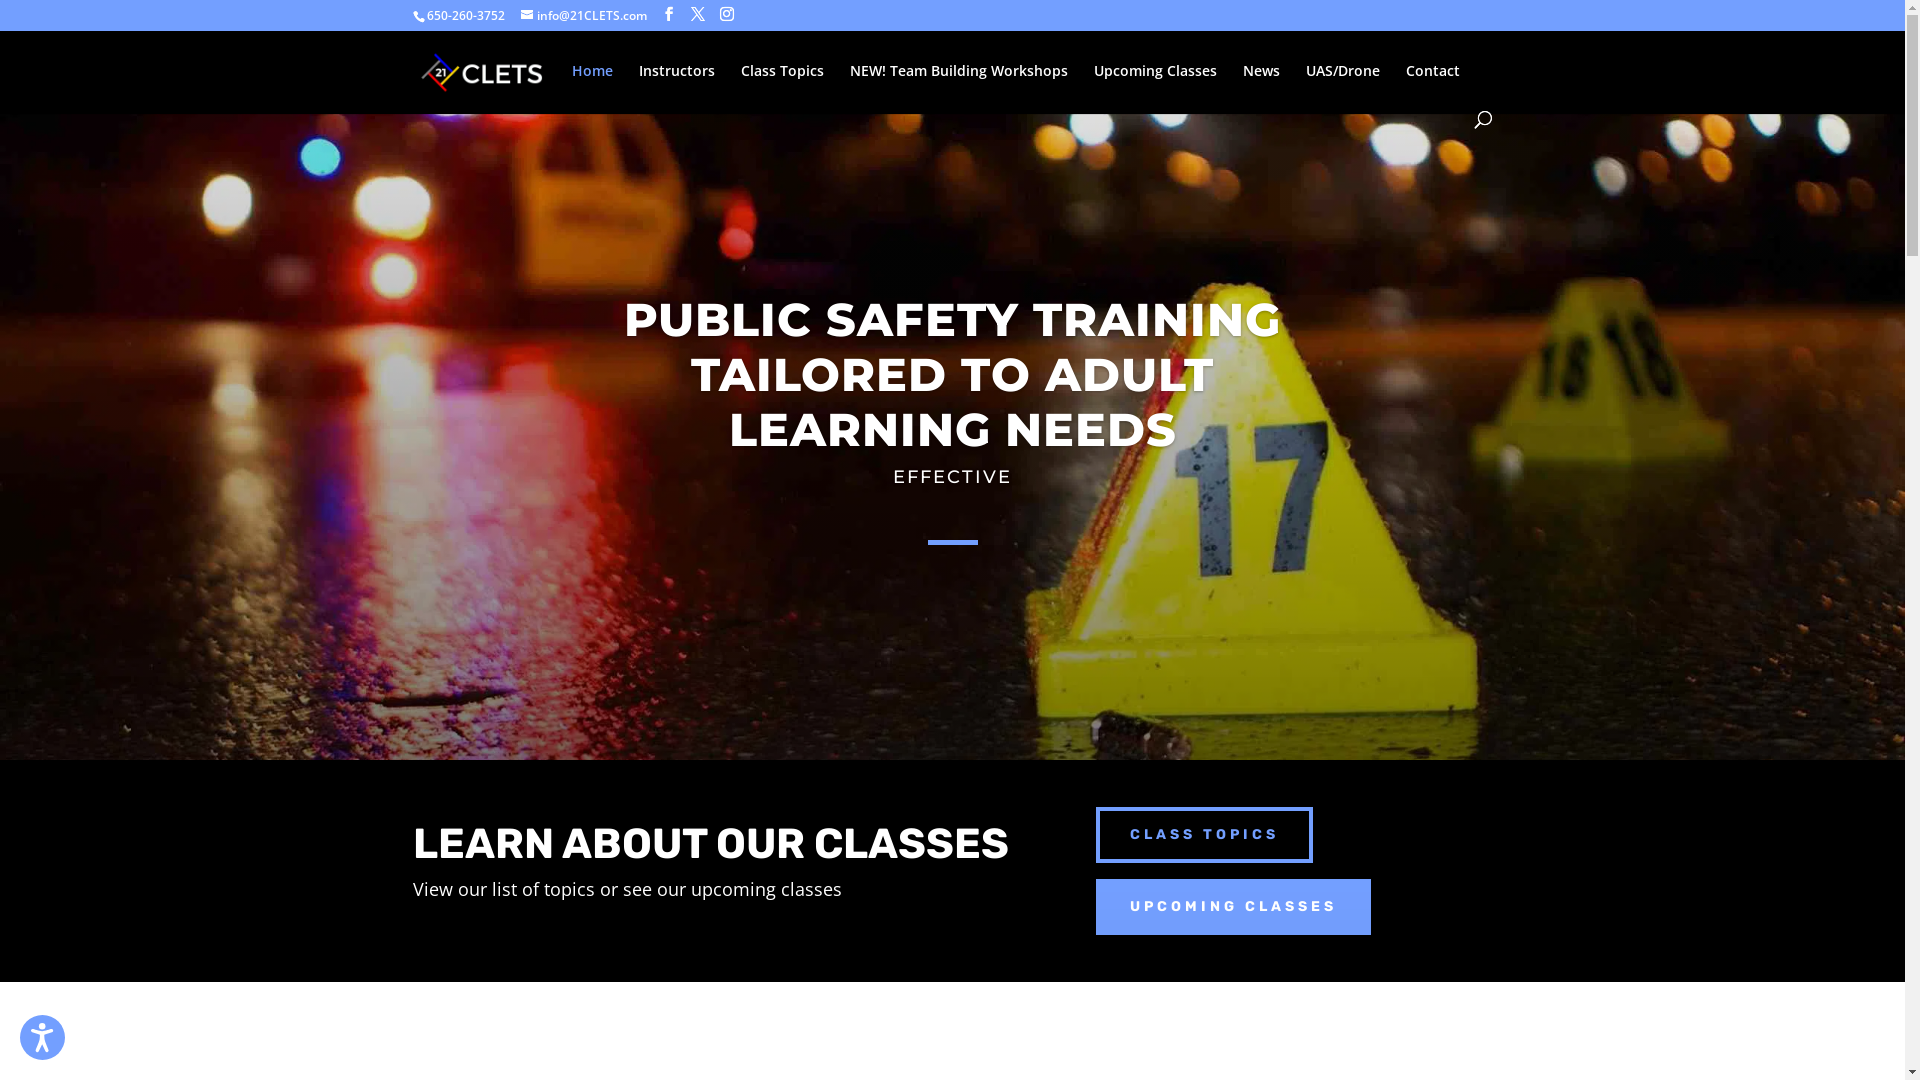 This screenshot has width=1920, height=1080. Describe the element at coordinates (1259, 86) in the screenshot. I see `'News'` at that location.